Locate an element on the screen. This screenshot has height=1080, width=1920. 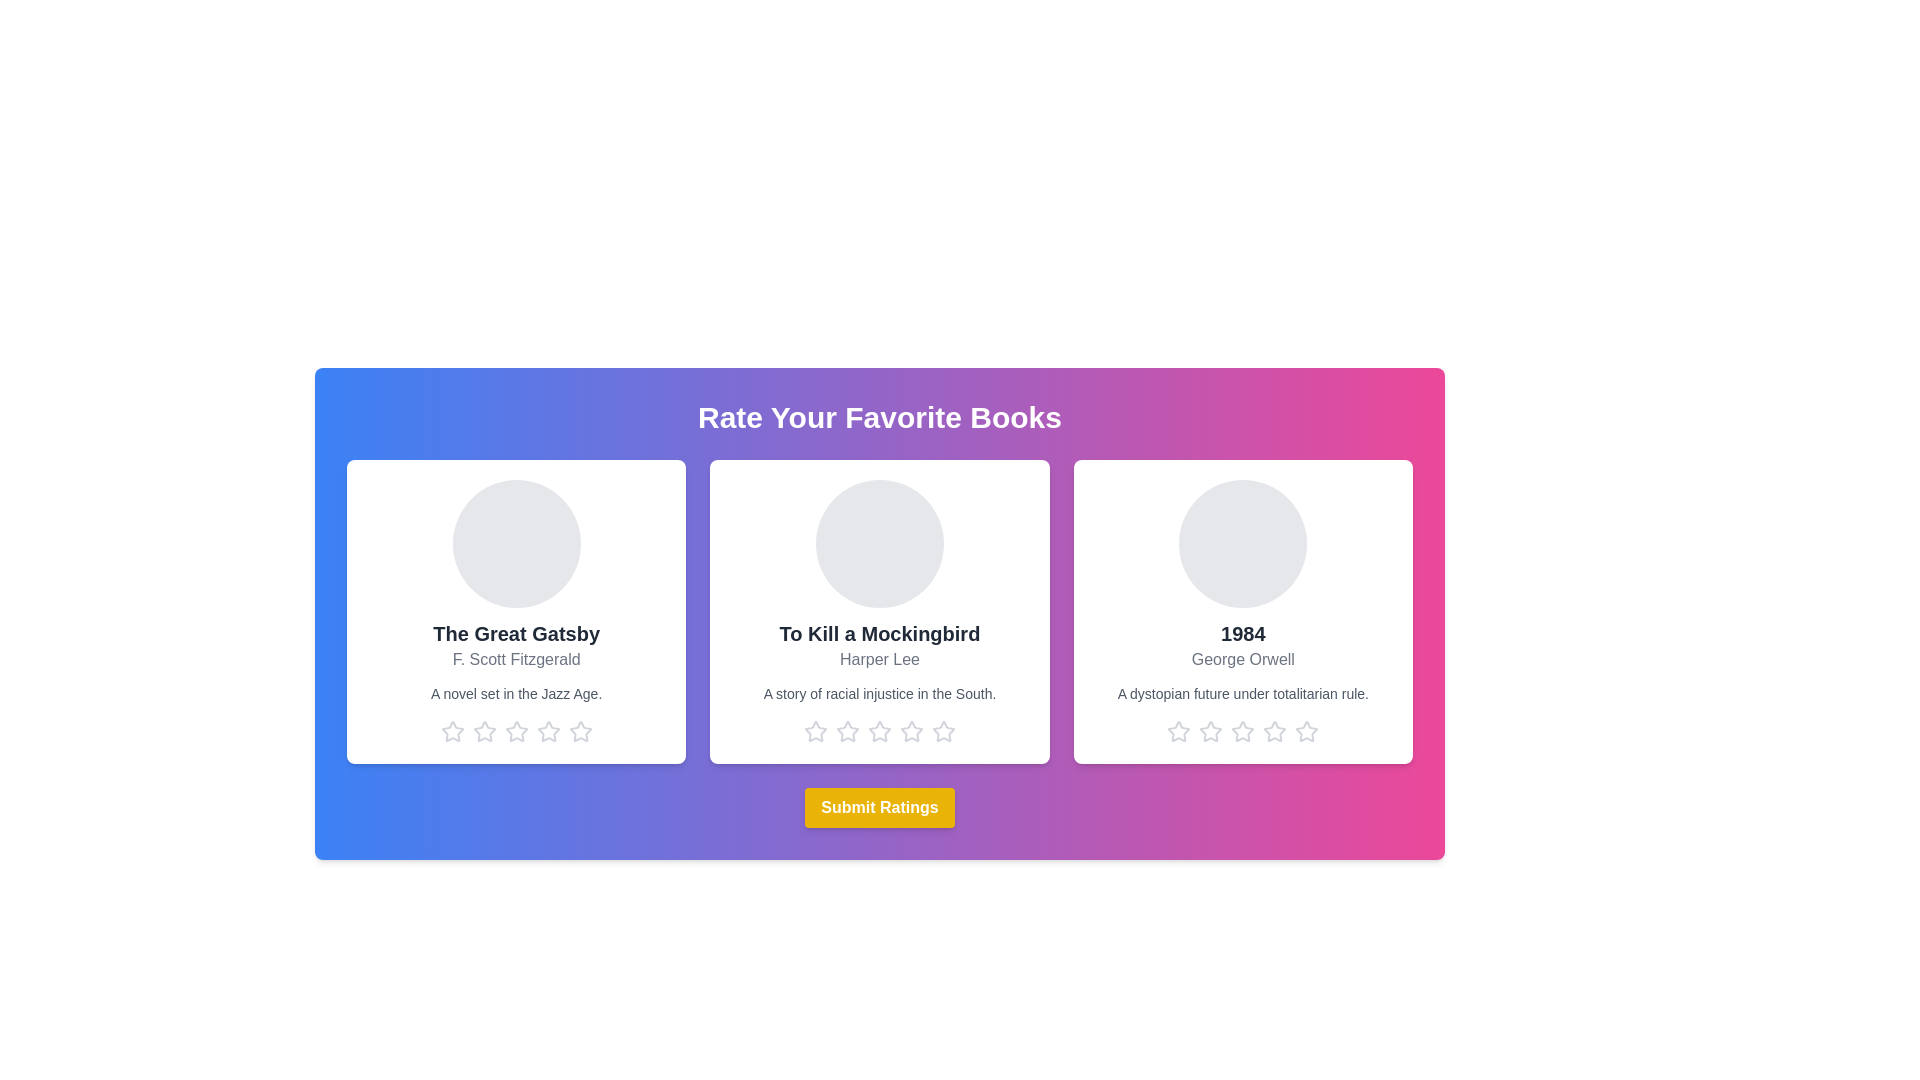
the star corresponding to the rating 4 for the book titled 1984 is located at coordinates (1274, 732).